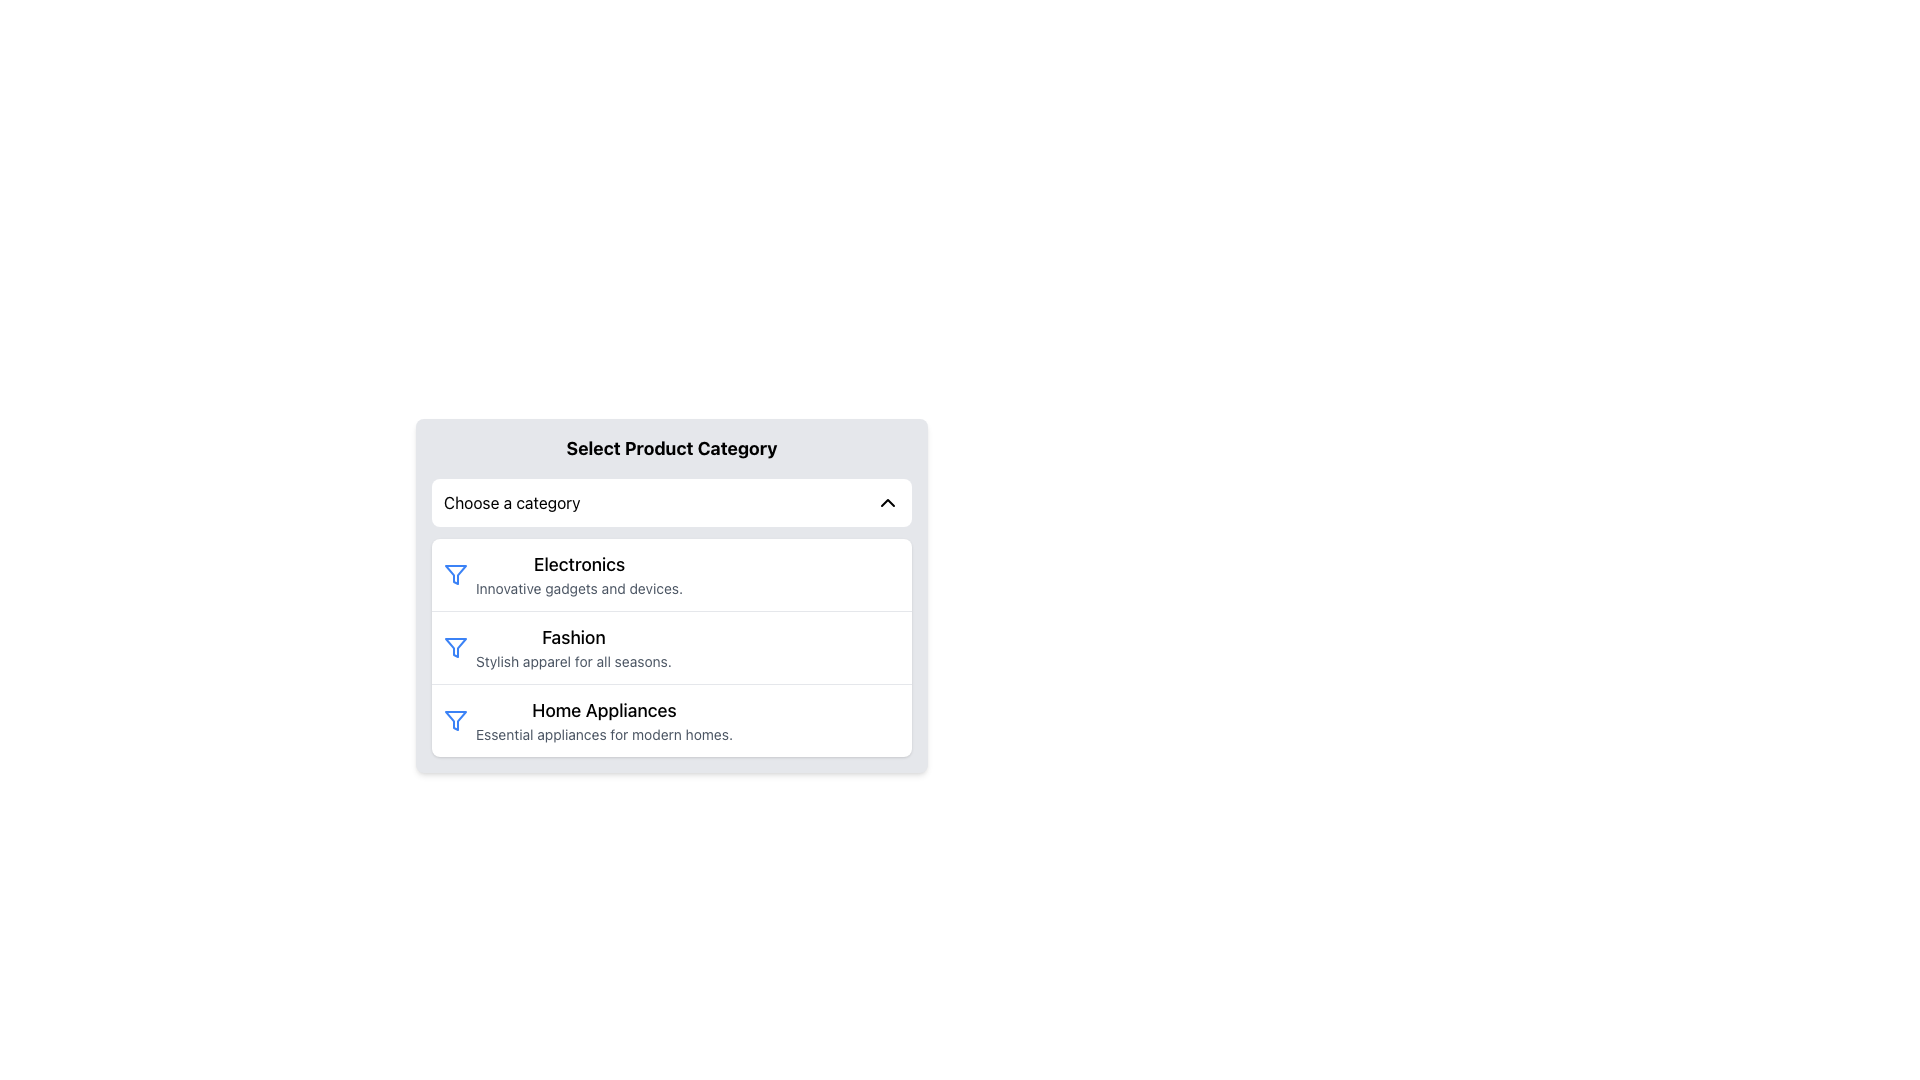 Image resolution: width=1920 pixels, height=1080 pixels. I want to click on the text label describing the 'Fashion' category, which provides supplementary information about the category's offerings, located under the 'Fashion' category heading within the 'Select Product Category' list, so click(572, 662).